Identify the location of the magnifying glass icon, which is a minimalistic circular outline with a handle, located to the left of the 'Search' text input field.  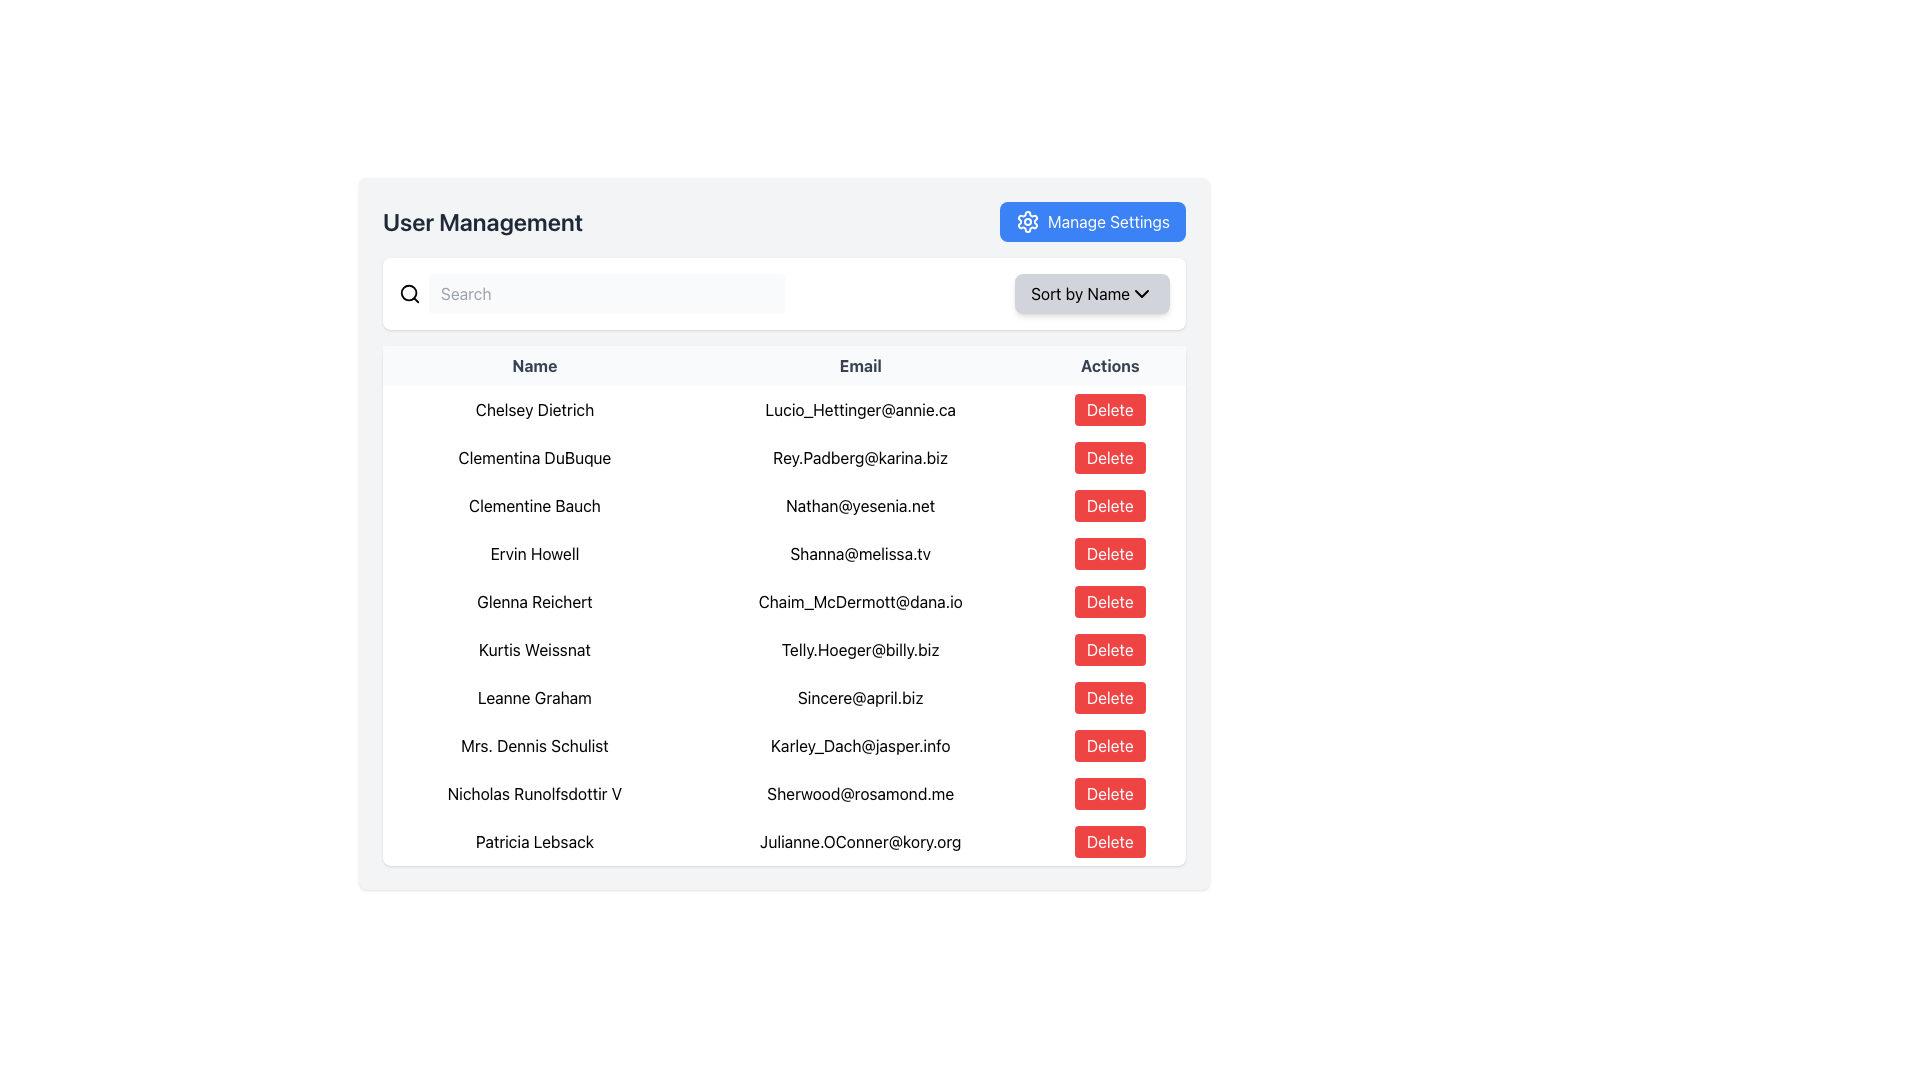
(408, 293).